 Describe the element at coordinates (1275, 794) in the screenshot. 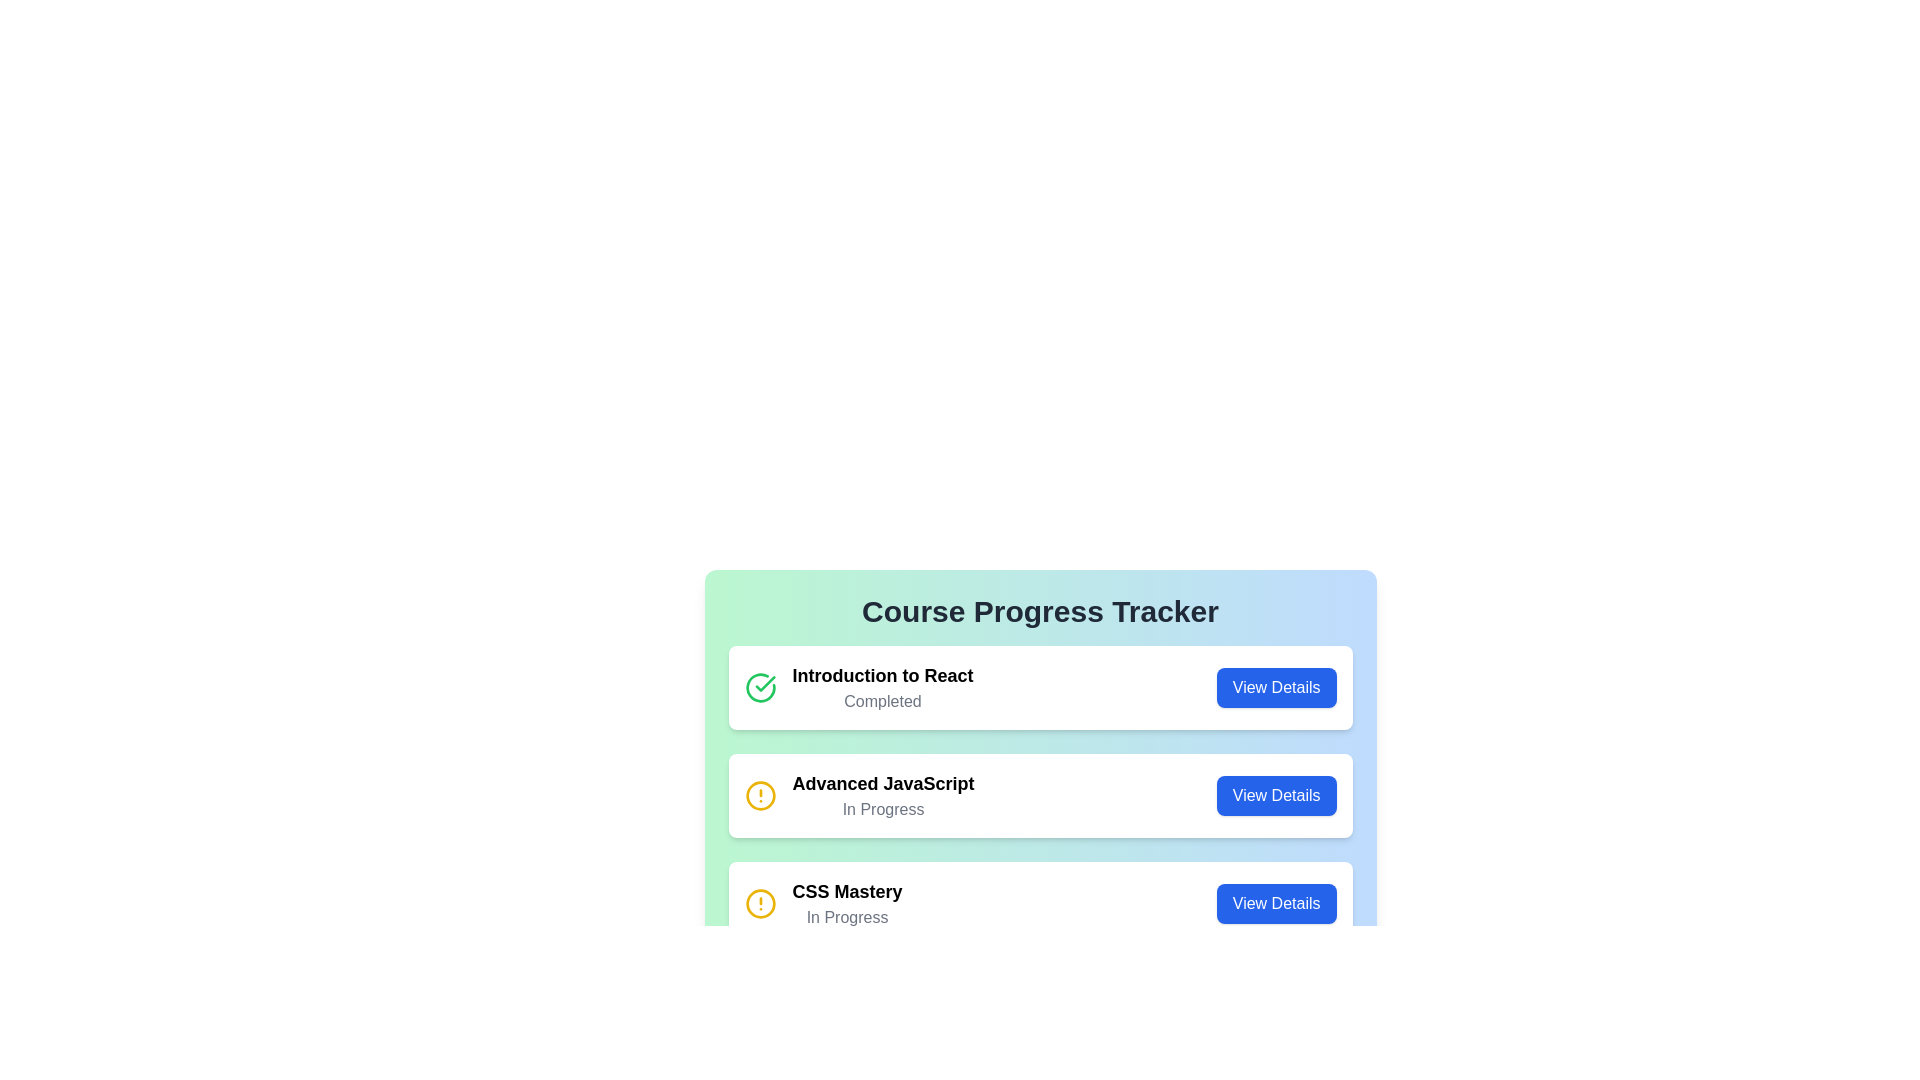

I see `the rectangular button with a blue background and white text reading 'View Details' located in the 'Advanced JavaScript' course section` at that location.